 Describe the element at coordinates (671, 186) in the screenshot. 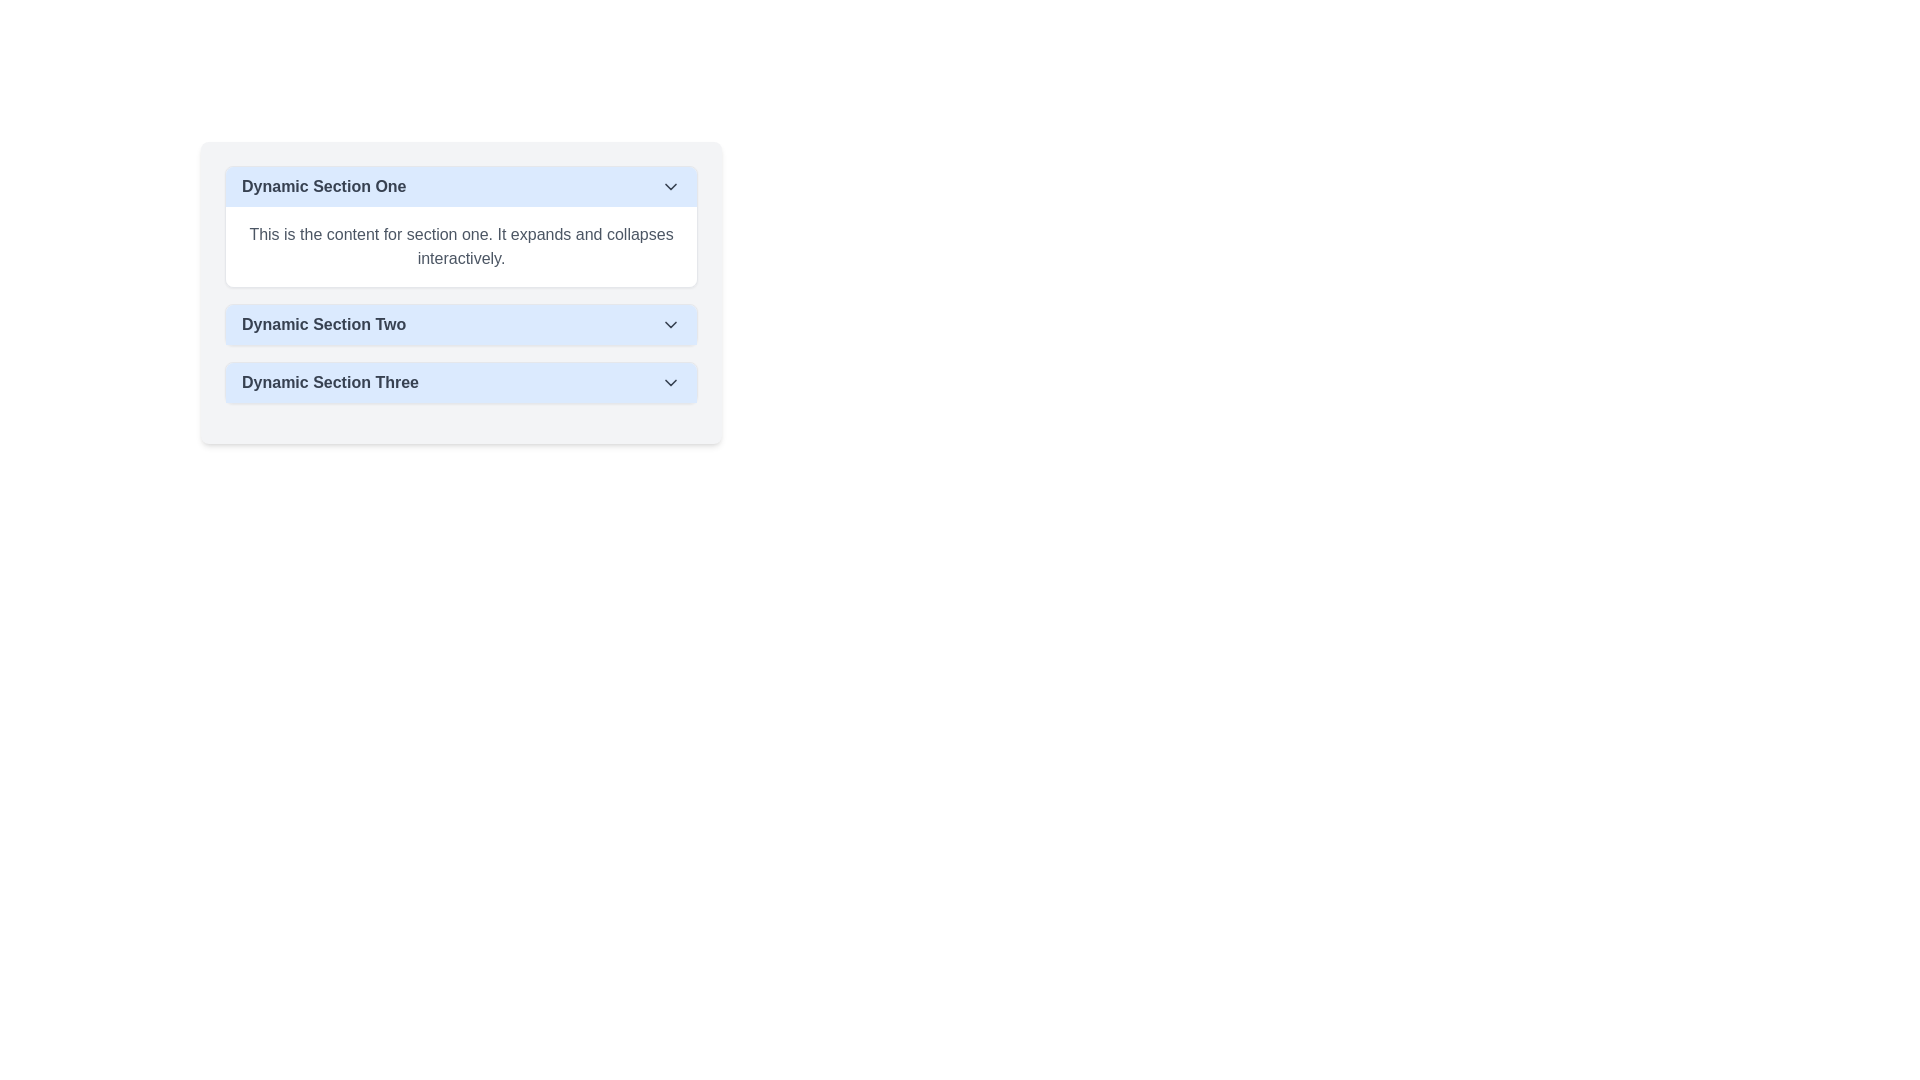

I see `the downward-facing chevron icon located on the far-right side of the header labeled 'Dynamic Section One' for accessibility` at that location.